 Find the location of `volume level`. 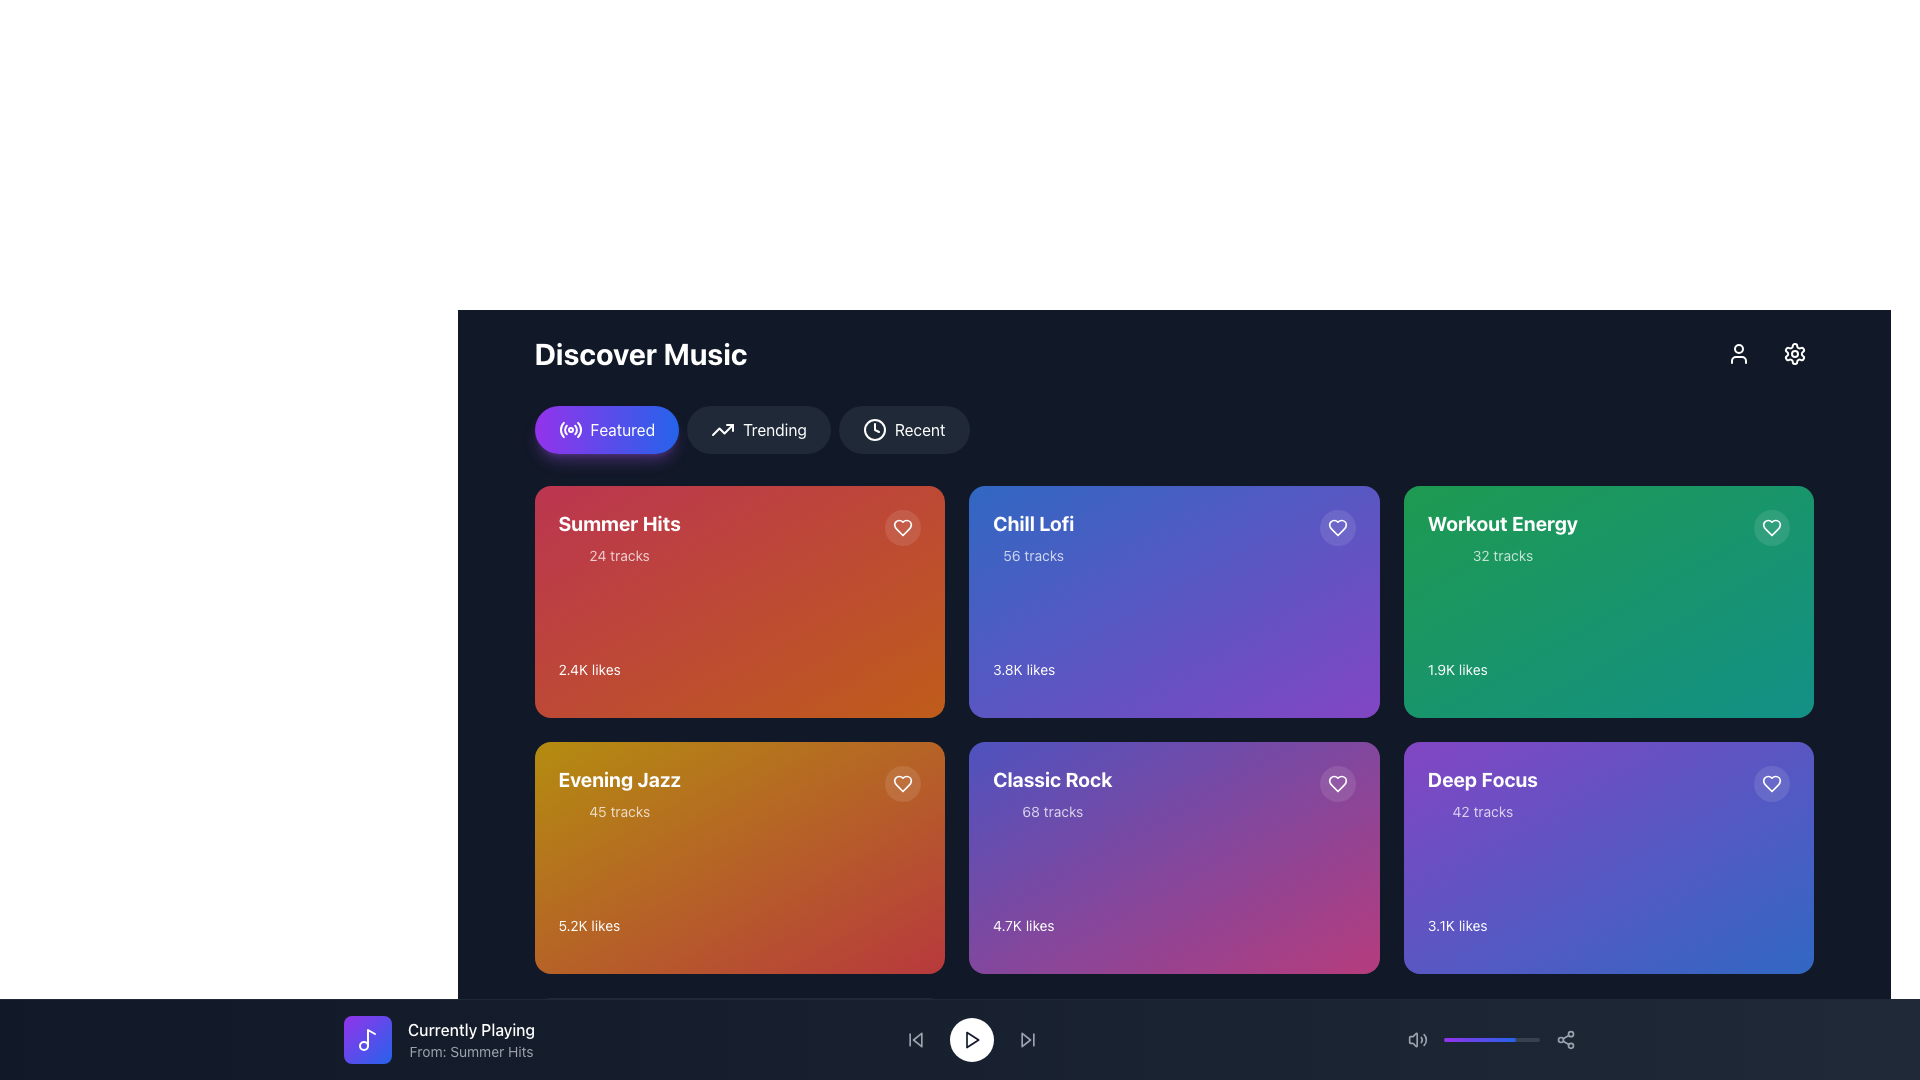

volume level is located at coordinates (1472, 1039).